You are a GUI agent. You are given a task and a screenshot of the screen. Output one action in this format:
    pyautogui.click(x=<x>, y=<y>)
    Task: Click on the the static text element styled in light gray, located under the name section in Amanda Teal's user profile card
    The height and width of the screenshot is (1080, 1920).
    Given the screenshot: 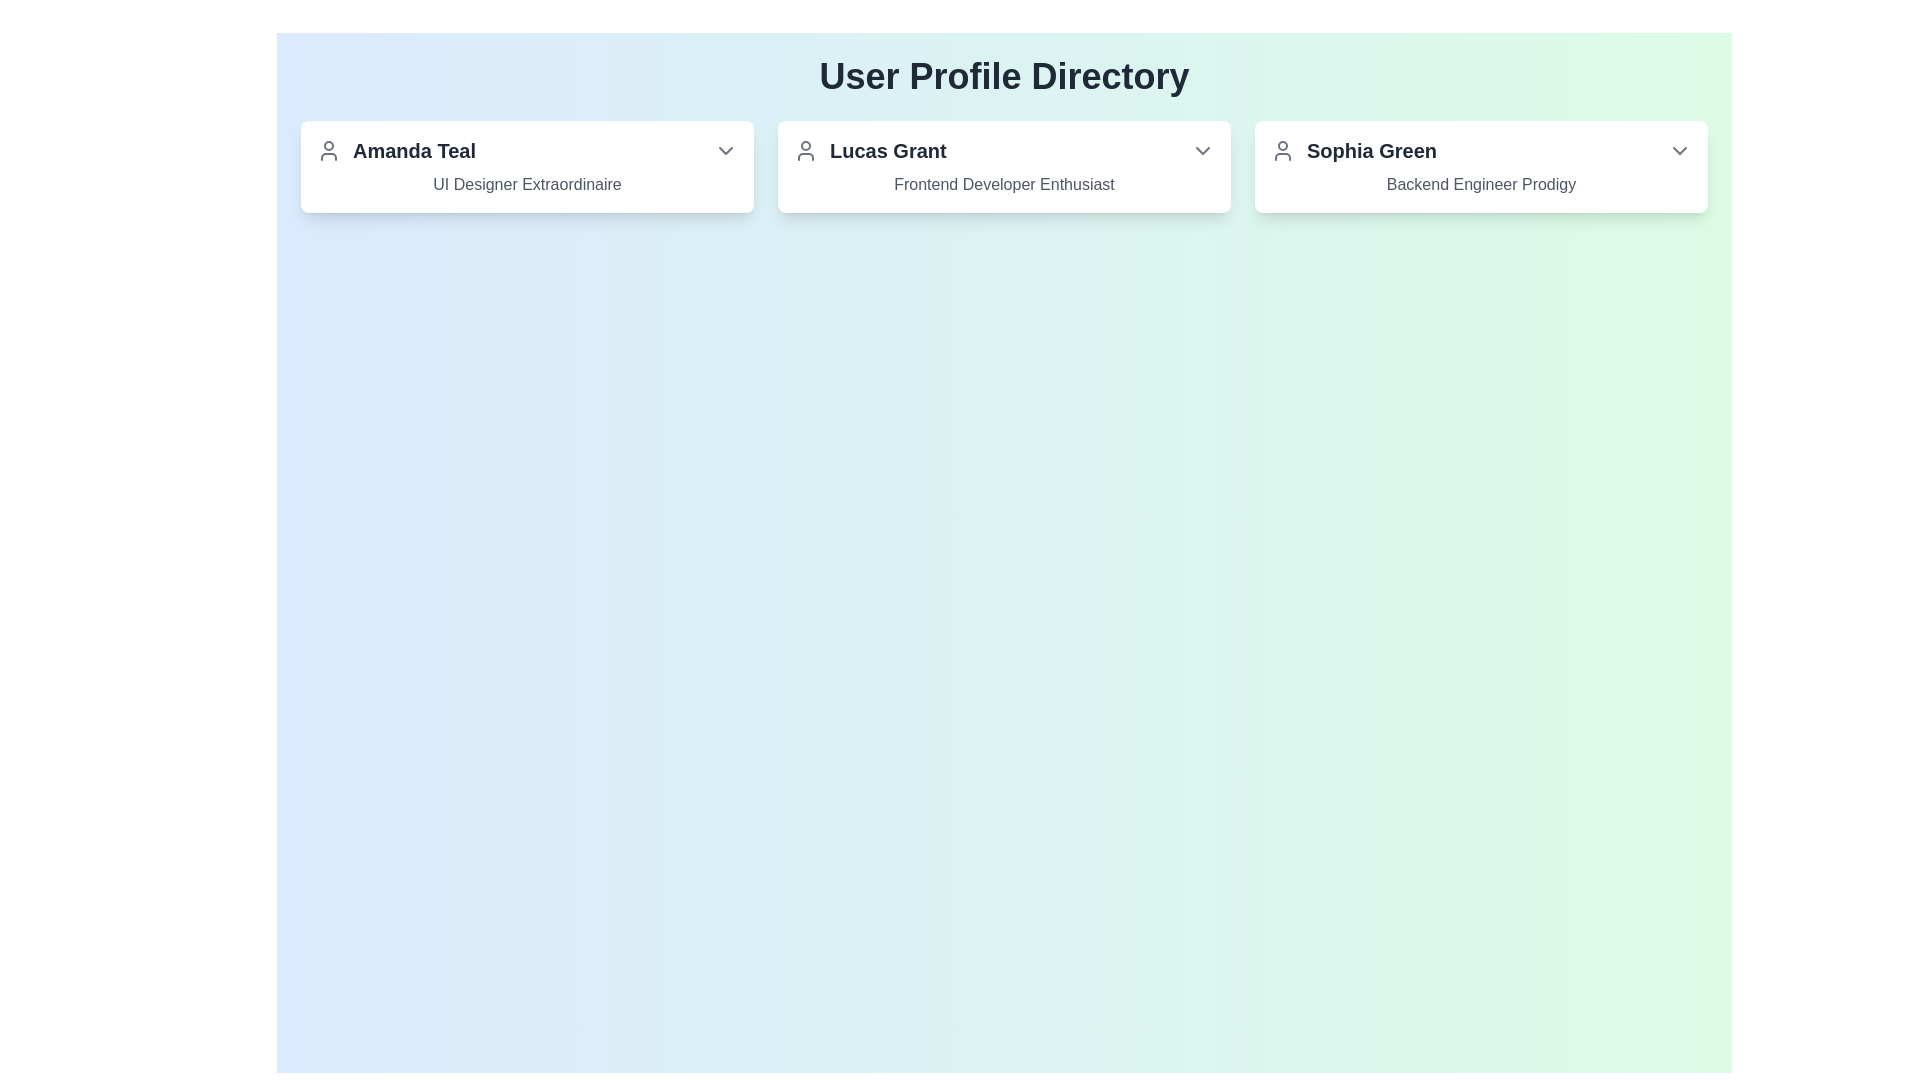 What is the action you would take?
    pyautogui.click(x=527, y=185)
    